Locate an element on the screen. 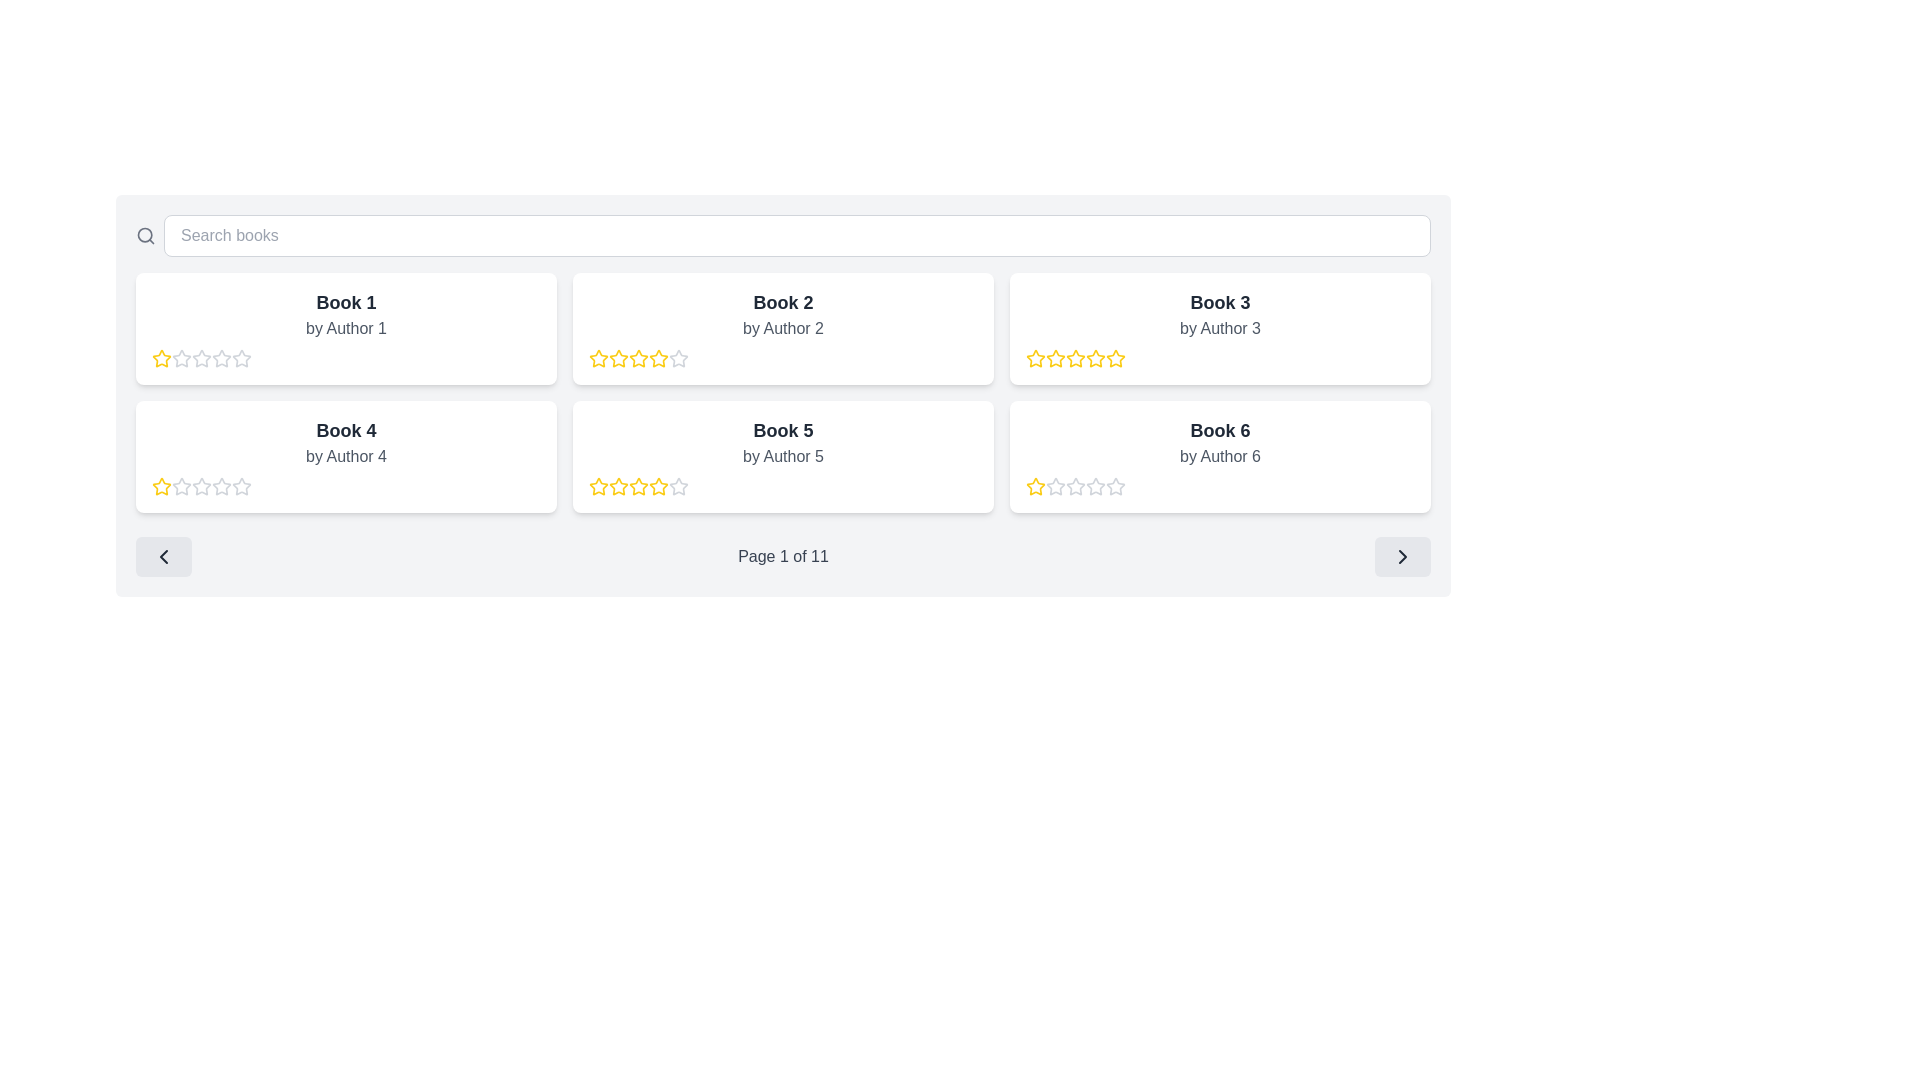 Image resolution: width=1920 pixels, height=1080 pixels. the outlined star icon, which is the seventh star in the rating lineup under 'Book 5' by 'Author 5' is located at coordinates (678, 486).